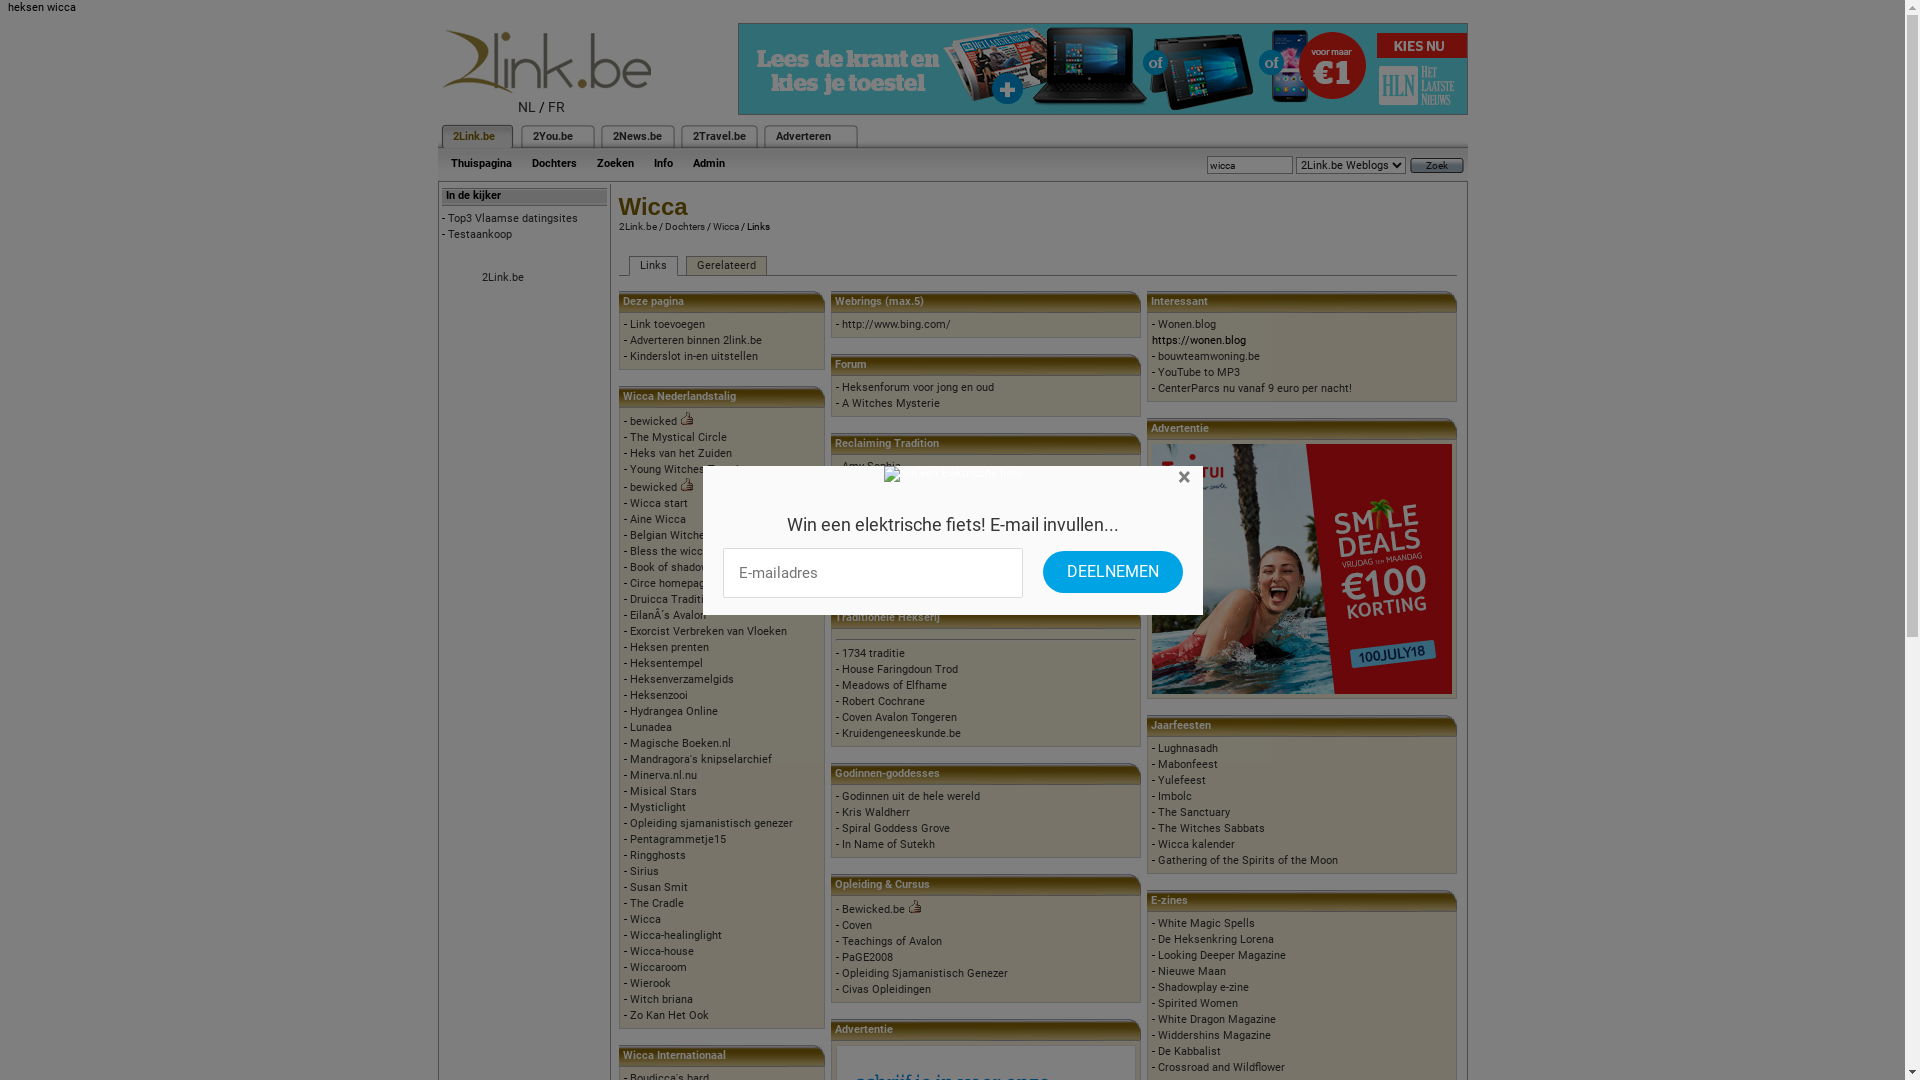  I want to click on 'Info', so click(663, 162).